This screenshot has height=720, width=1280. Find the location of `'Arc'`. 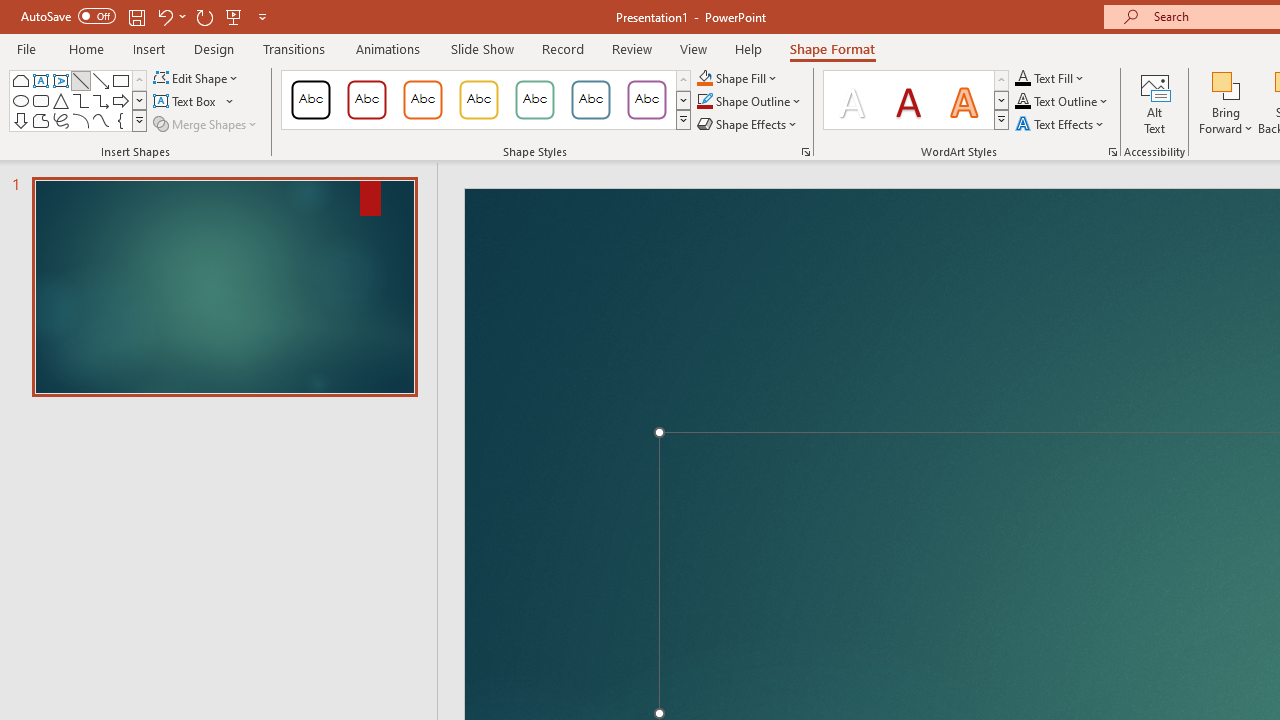

'Arc' is located at coordinates (80, 120).